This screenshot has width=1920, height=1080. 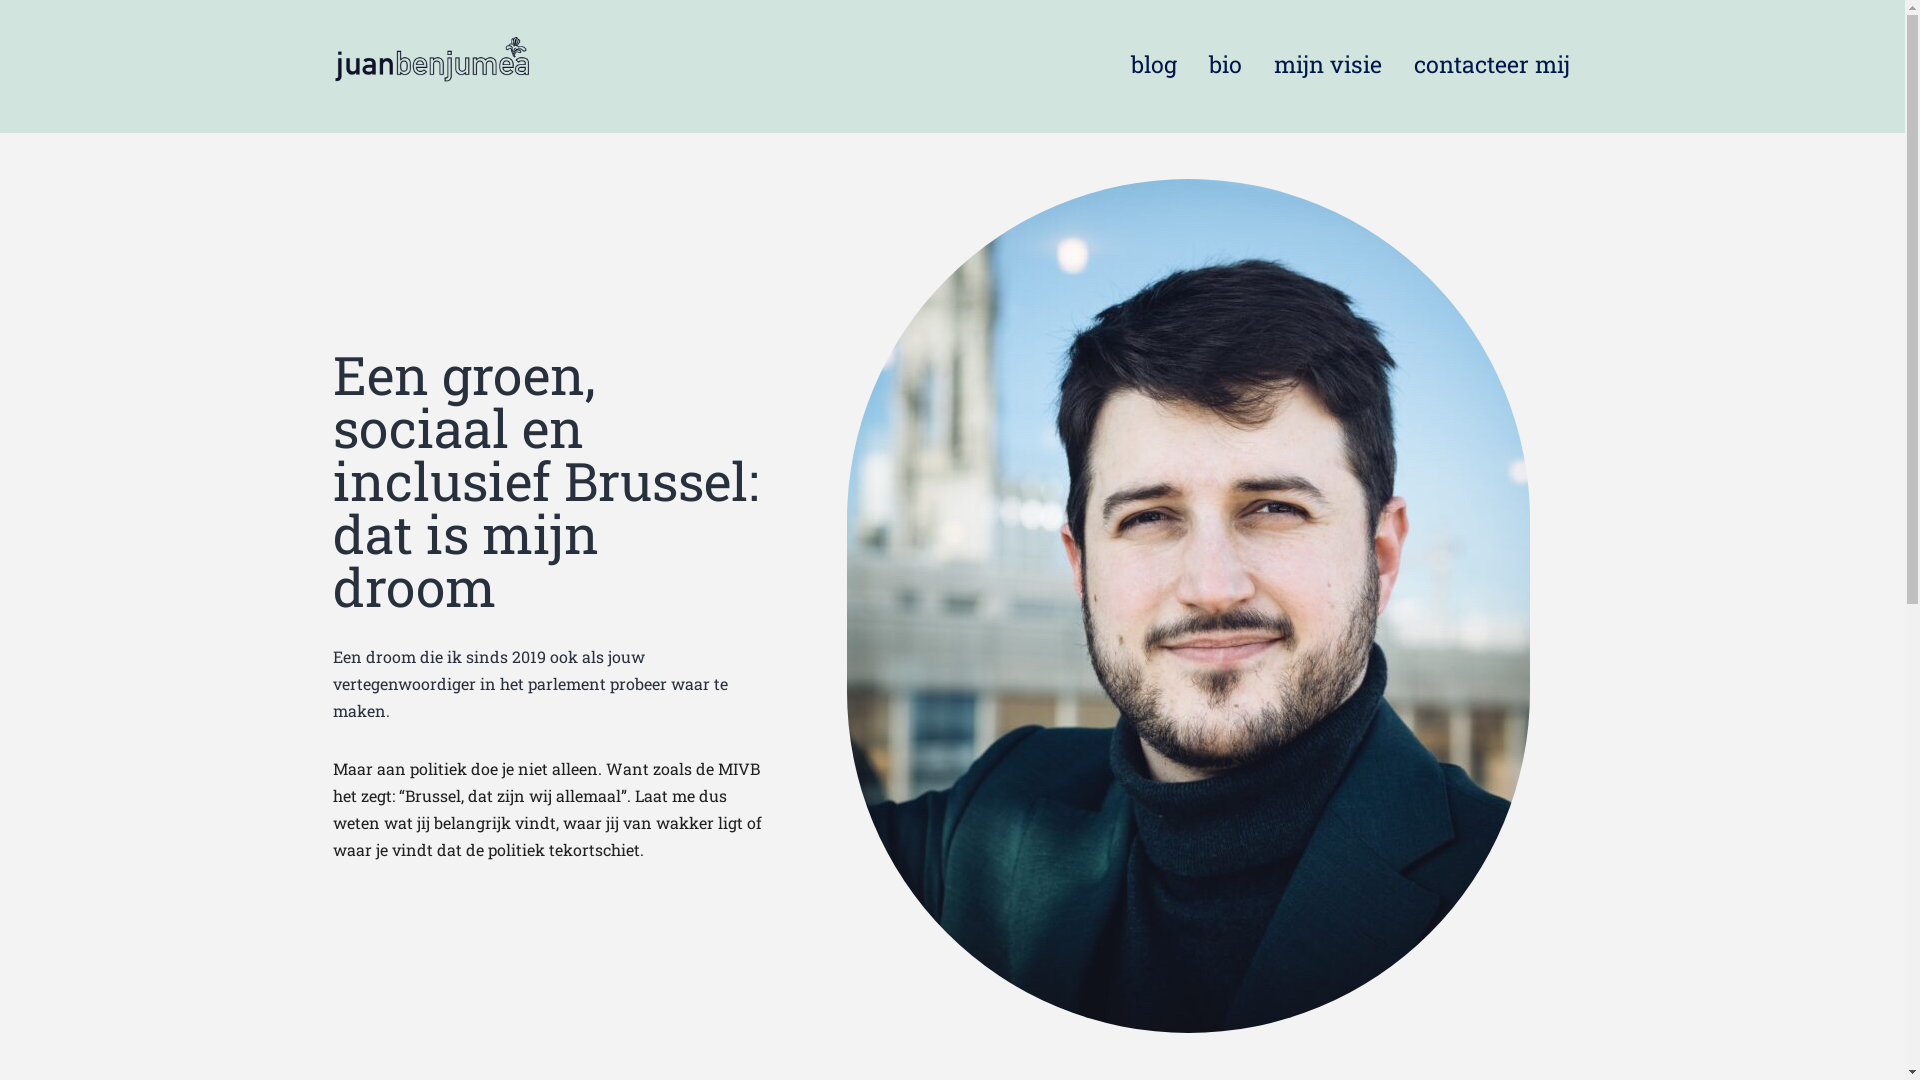 What do you see at coordinates (1113, 63) in the screenshot?
I see `'blog'` at bounding box center [1113, 63].